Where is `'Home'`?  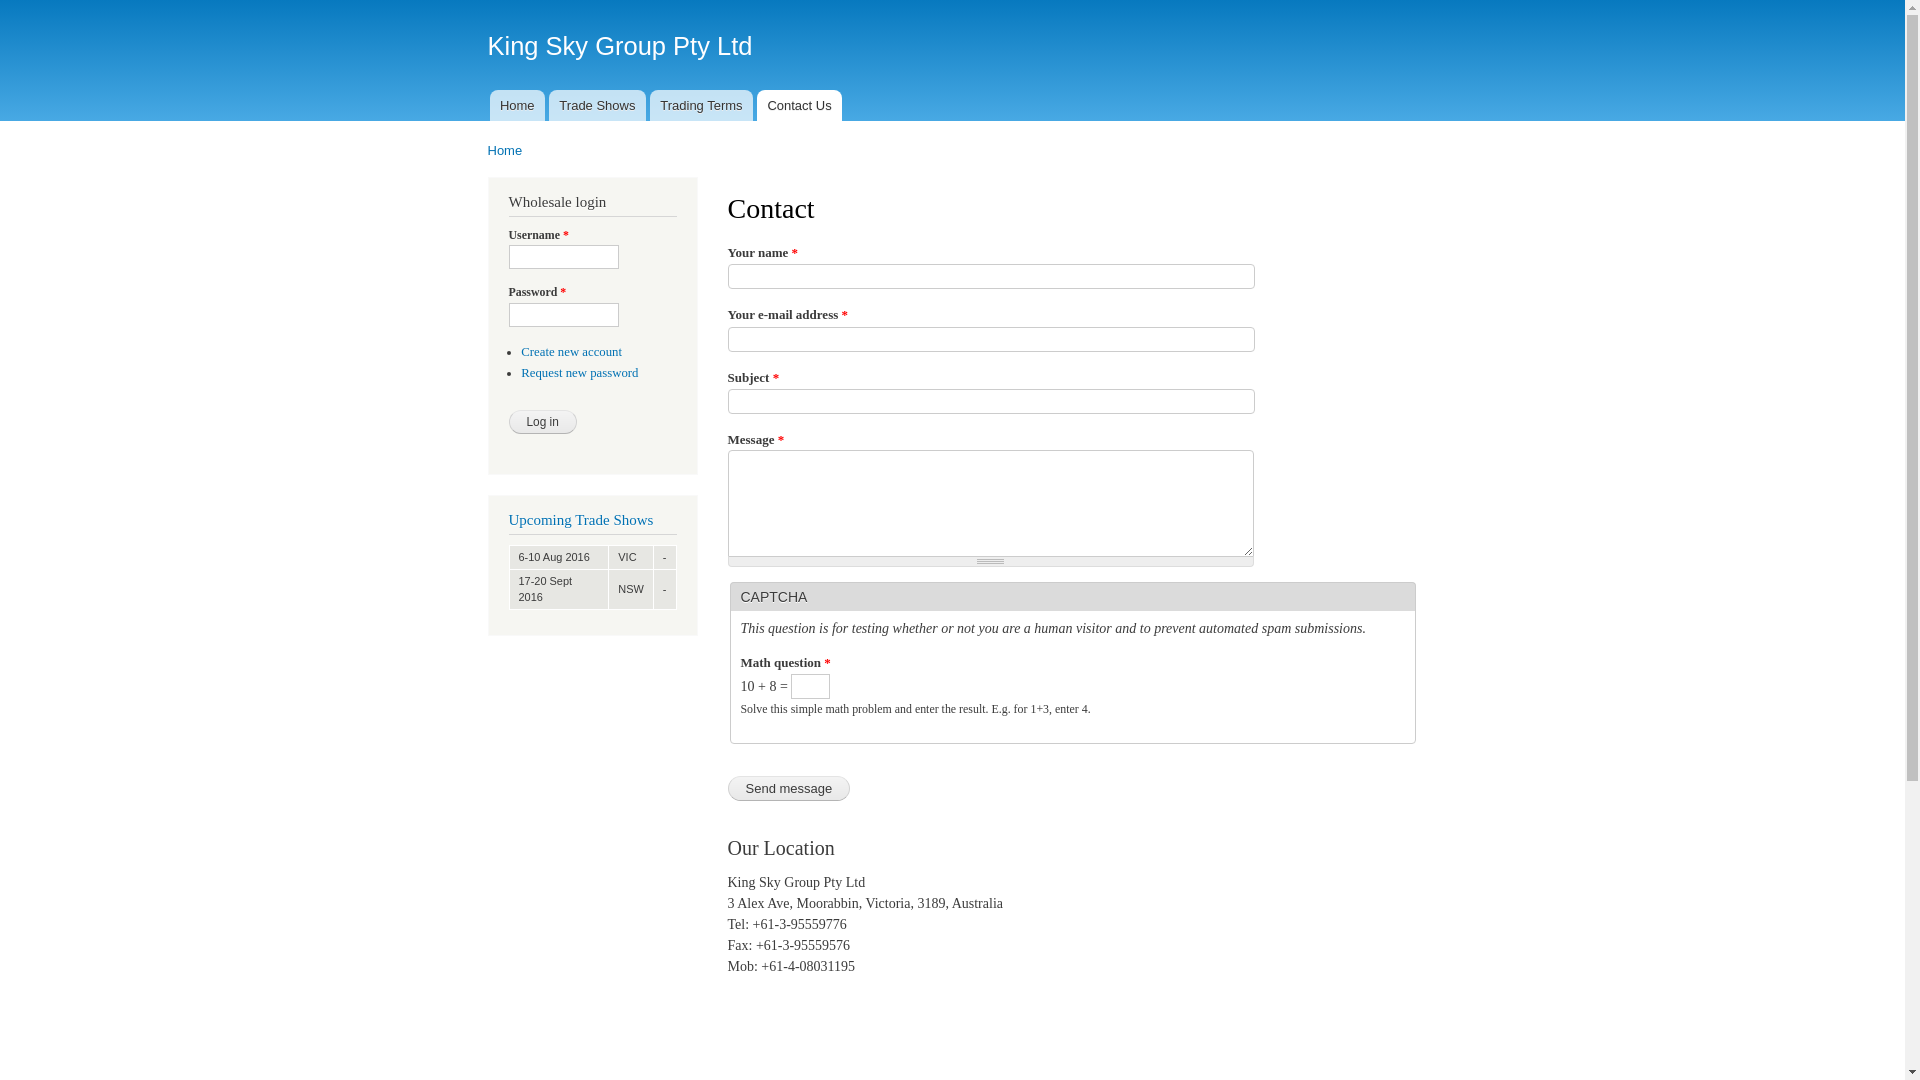
'Home' is located at coordinates (517, 105).